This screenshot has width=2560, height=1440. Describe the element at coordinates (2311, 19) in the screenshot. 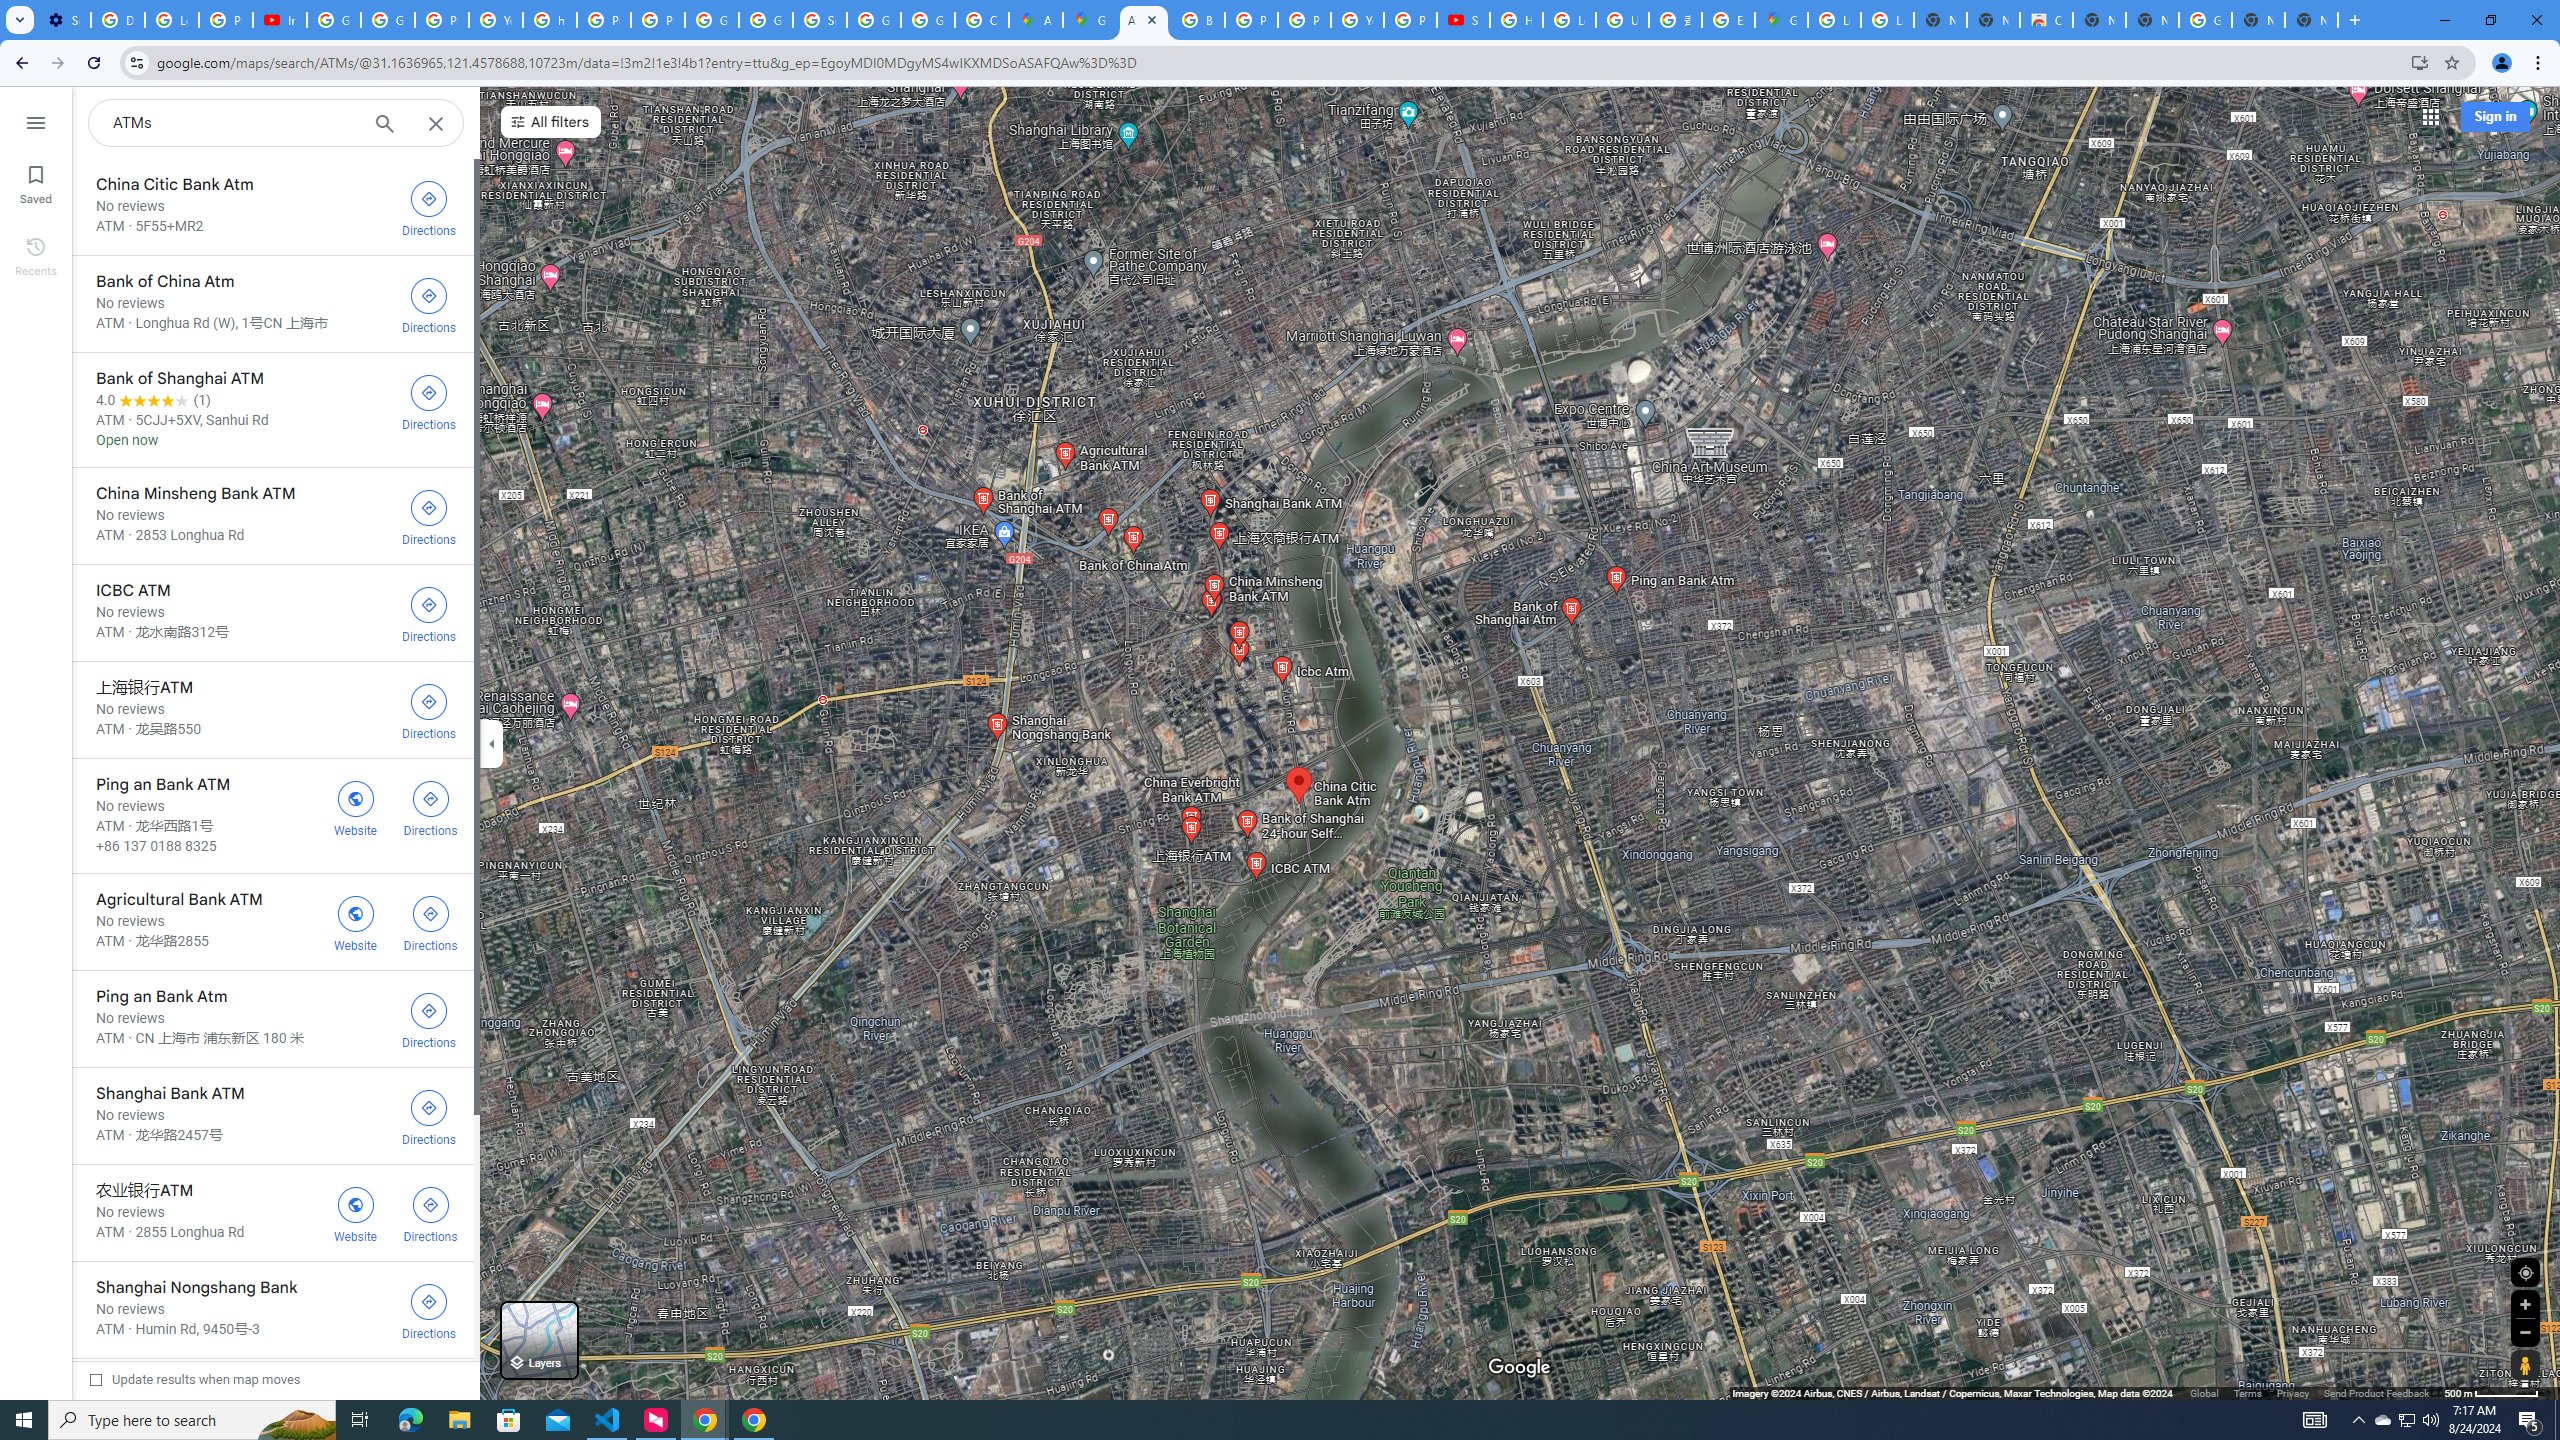

I see `'New Tab'` at that location.